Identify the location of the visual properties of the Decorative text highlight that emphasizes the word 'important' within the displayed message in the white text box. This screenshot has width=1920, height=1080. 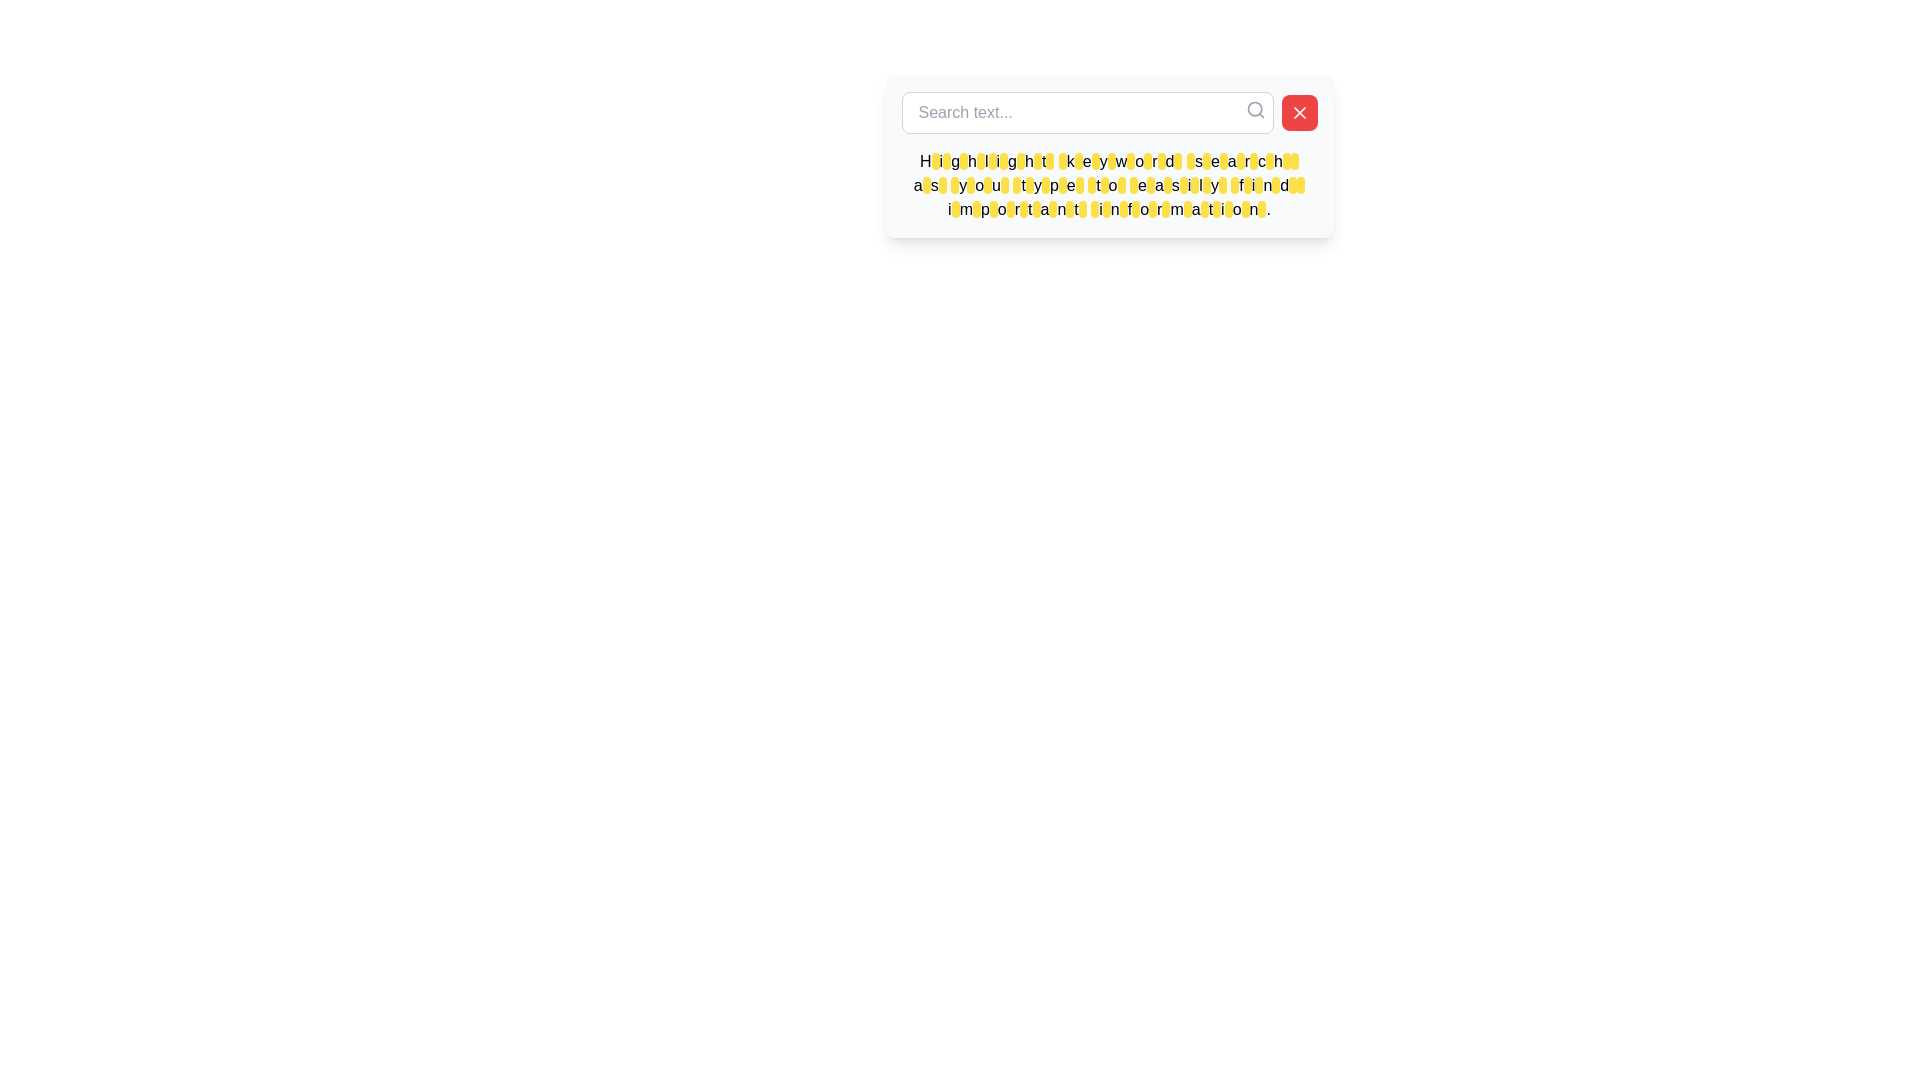
(1136, 209).